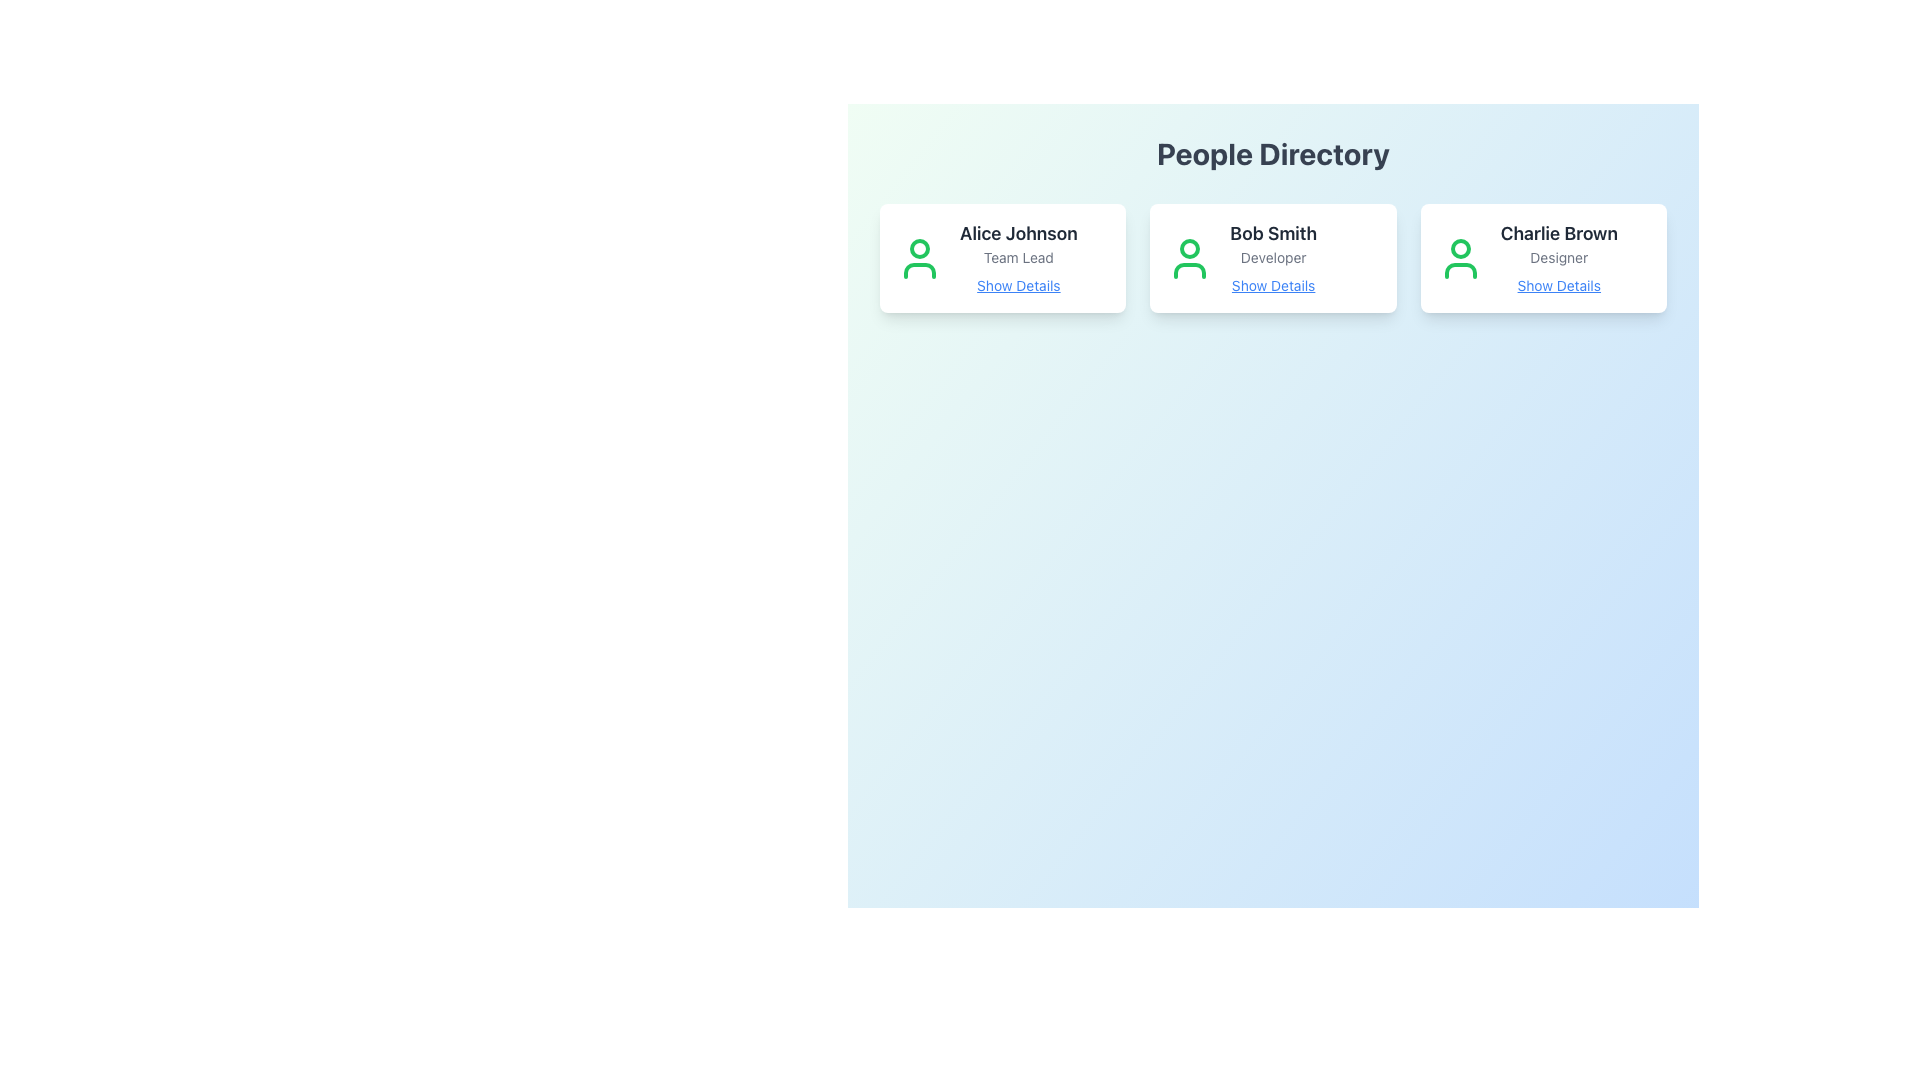 This screenshot has width=1920, height=1080. Describe the element at coordinates (1558, 257) in the screenshot. I see `the text label that displays the job title or role description, located in the rightmost card of the 'People Directory' interface, positioned vertically between 'Charlie Brown' and 'Show Details'` at that location.